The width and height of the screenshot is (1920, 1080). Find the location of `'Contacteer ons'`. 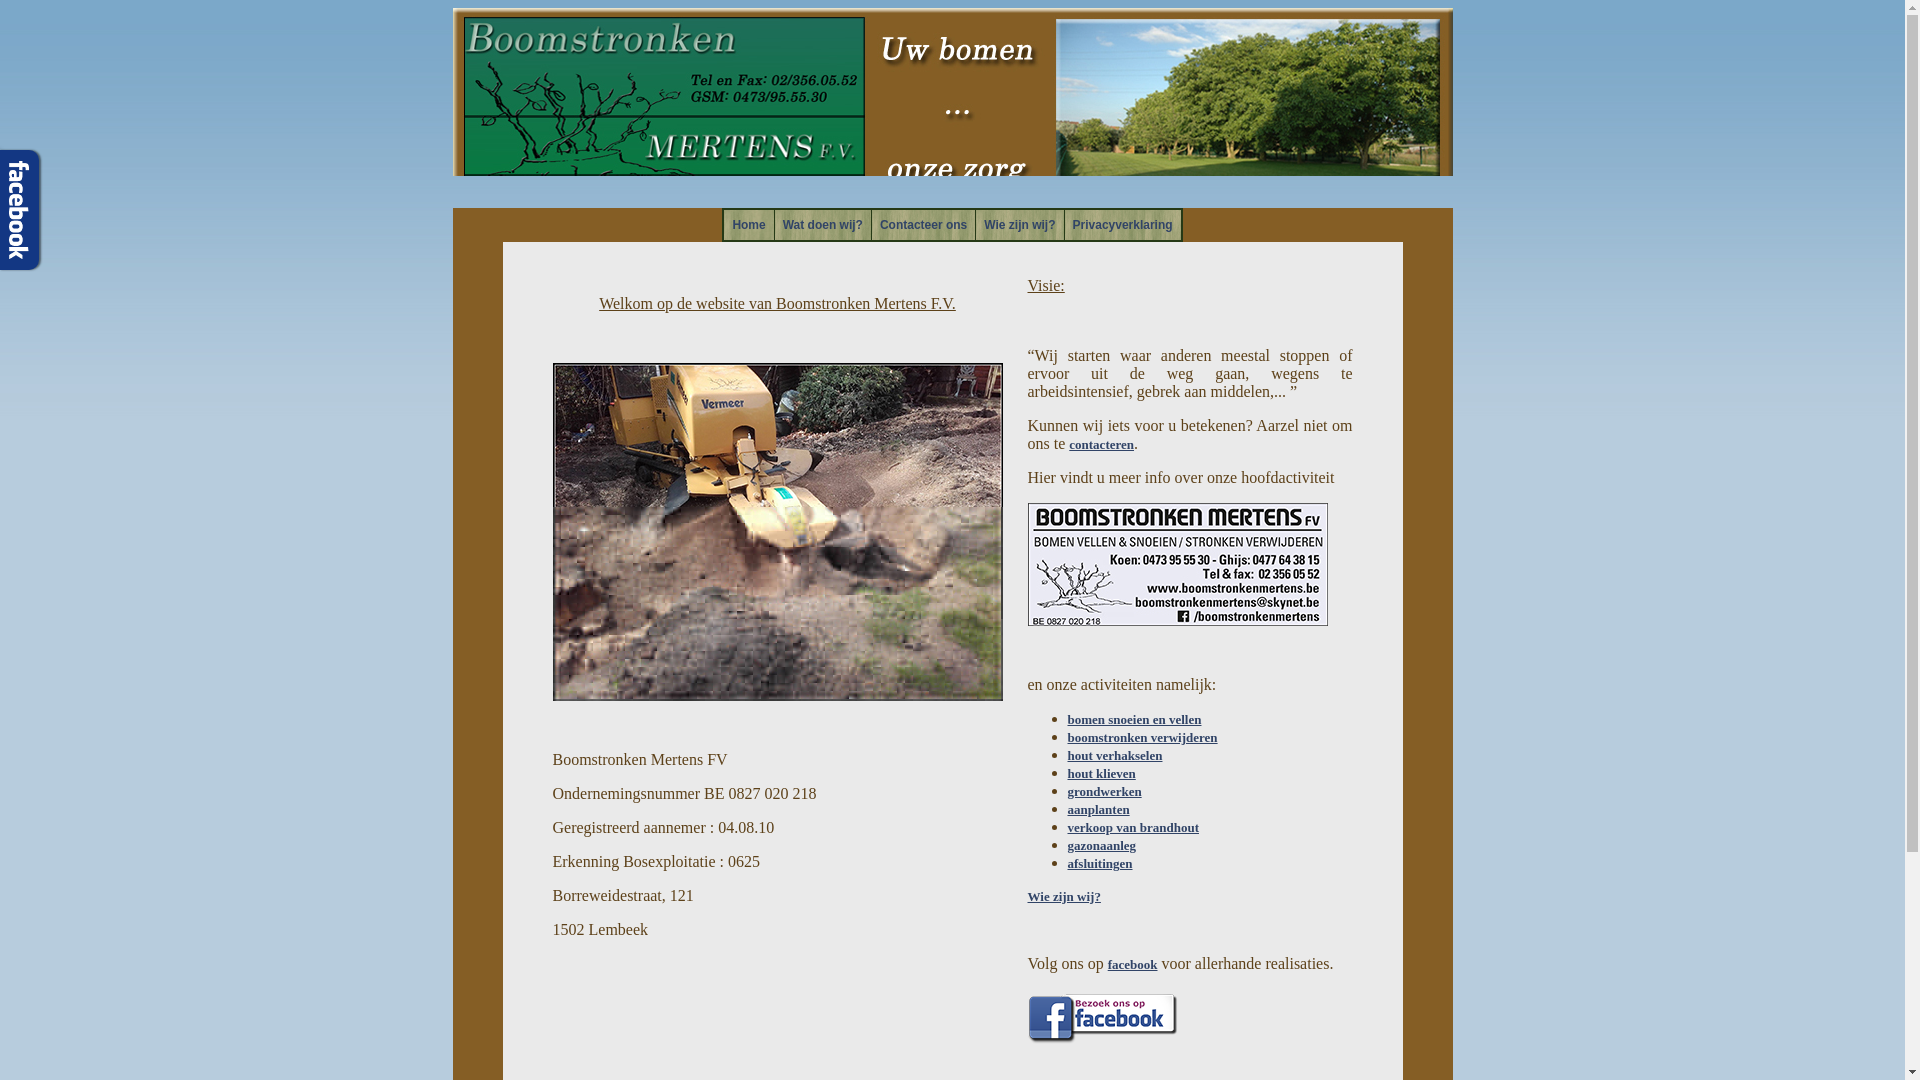

'Contacteer ons' is located at coordinates (922, 224).